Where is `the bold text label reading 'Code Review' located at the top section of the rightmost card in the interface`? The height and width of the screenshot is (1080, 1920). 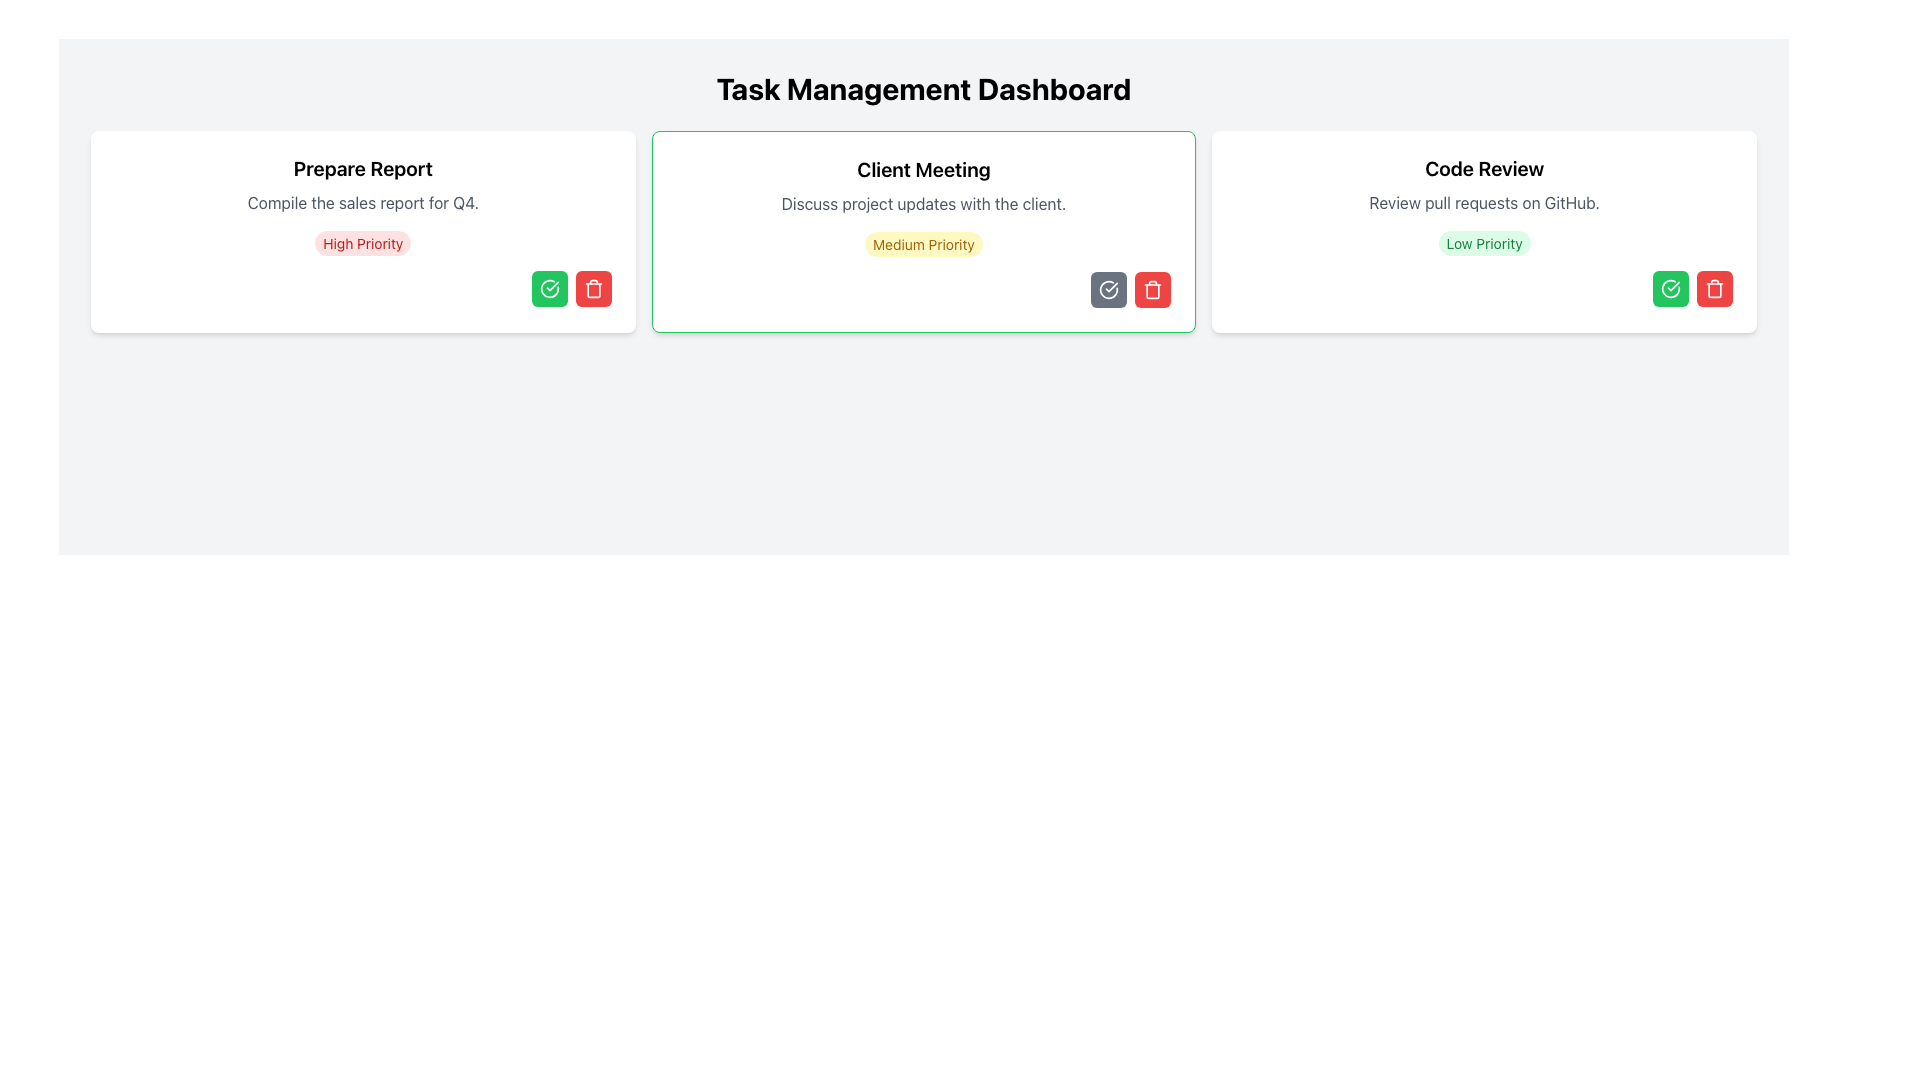
the bold text label reading 'Code Review' located at the top section of the rightmost card in the interface is located at coordinates (1484, 168).